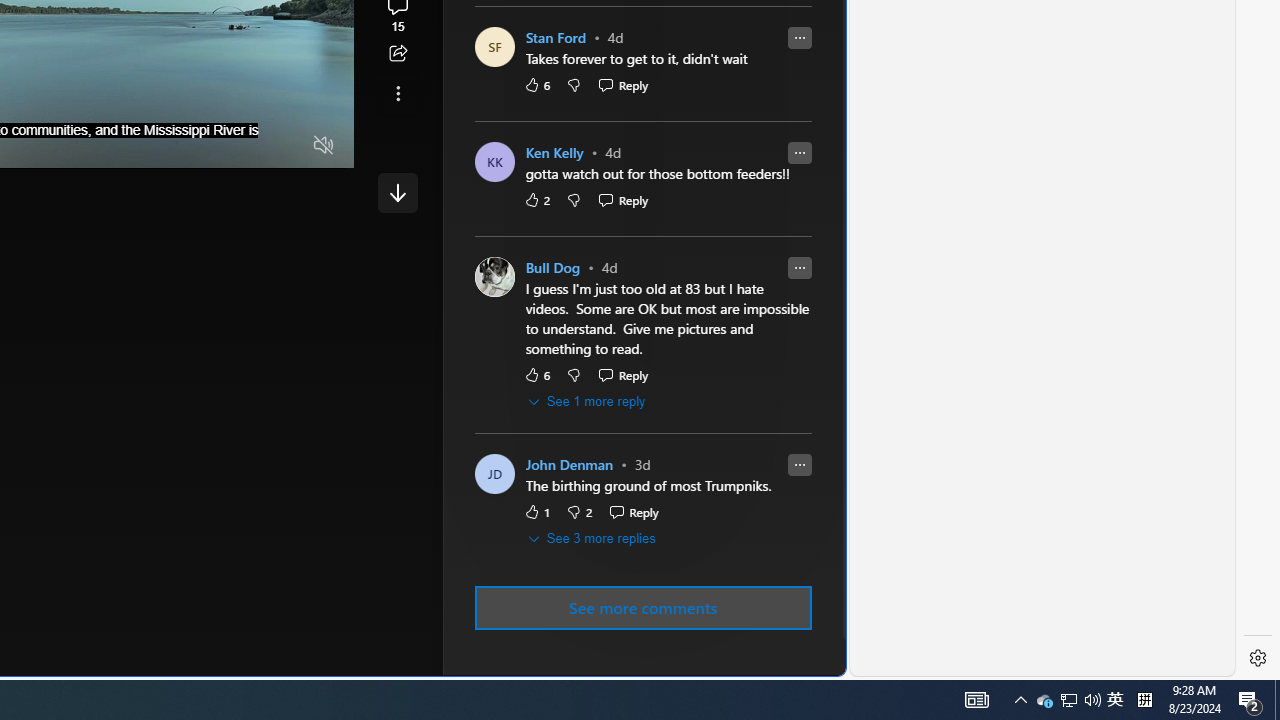  Describe the element at coordinates (536, 511) in the screenshot. I see `'1 Like'` at that location.